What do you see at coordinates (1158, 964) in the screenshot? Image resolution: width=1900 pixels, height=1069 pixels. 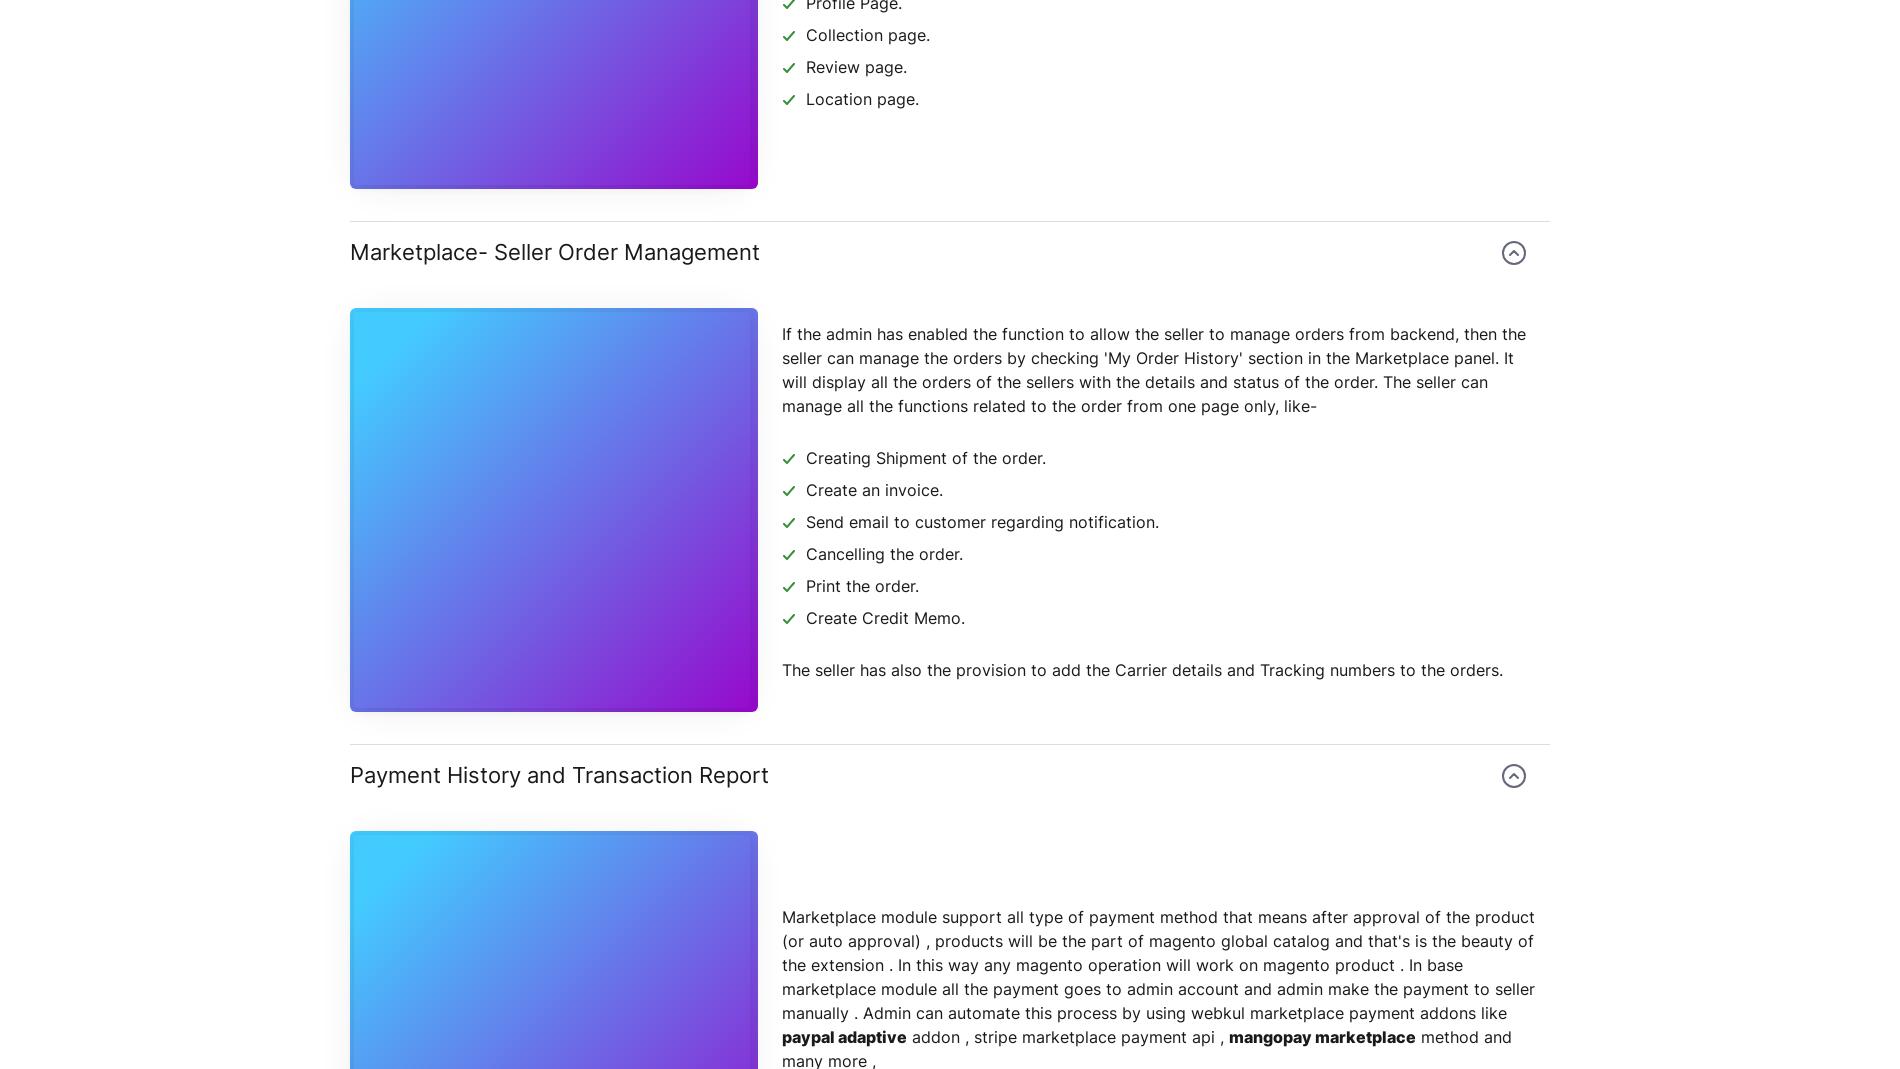 I see `'Marketplace module support all type of payment method that means after approval of the product (or auto approval) , products will be the part of magento global catalog and that's is the beauty of the extension . In this way any magento operation will work on magento product . In base marketplace module all the payment goes to admin account and admin make the payment to seller manually . Admin can automate this process by using webkul marketplace payment addons like'` at bounding box center [1158, 964].